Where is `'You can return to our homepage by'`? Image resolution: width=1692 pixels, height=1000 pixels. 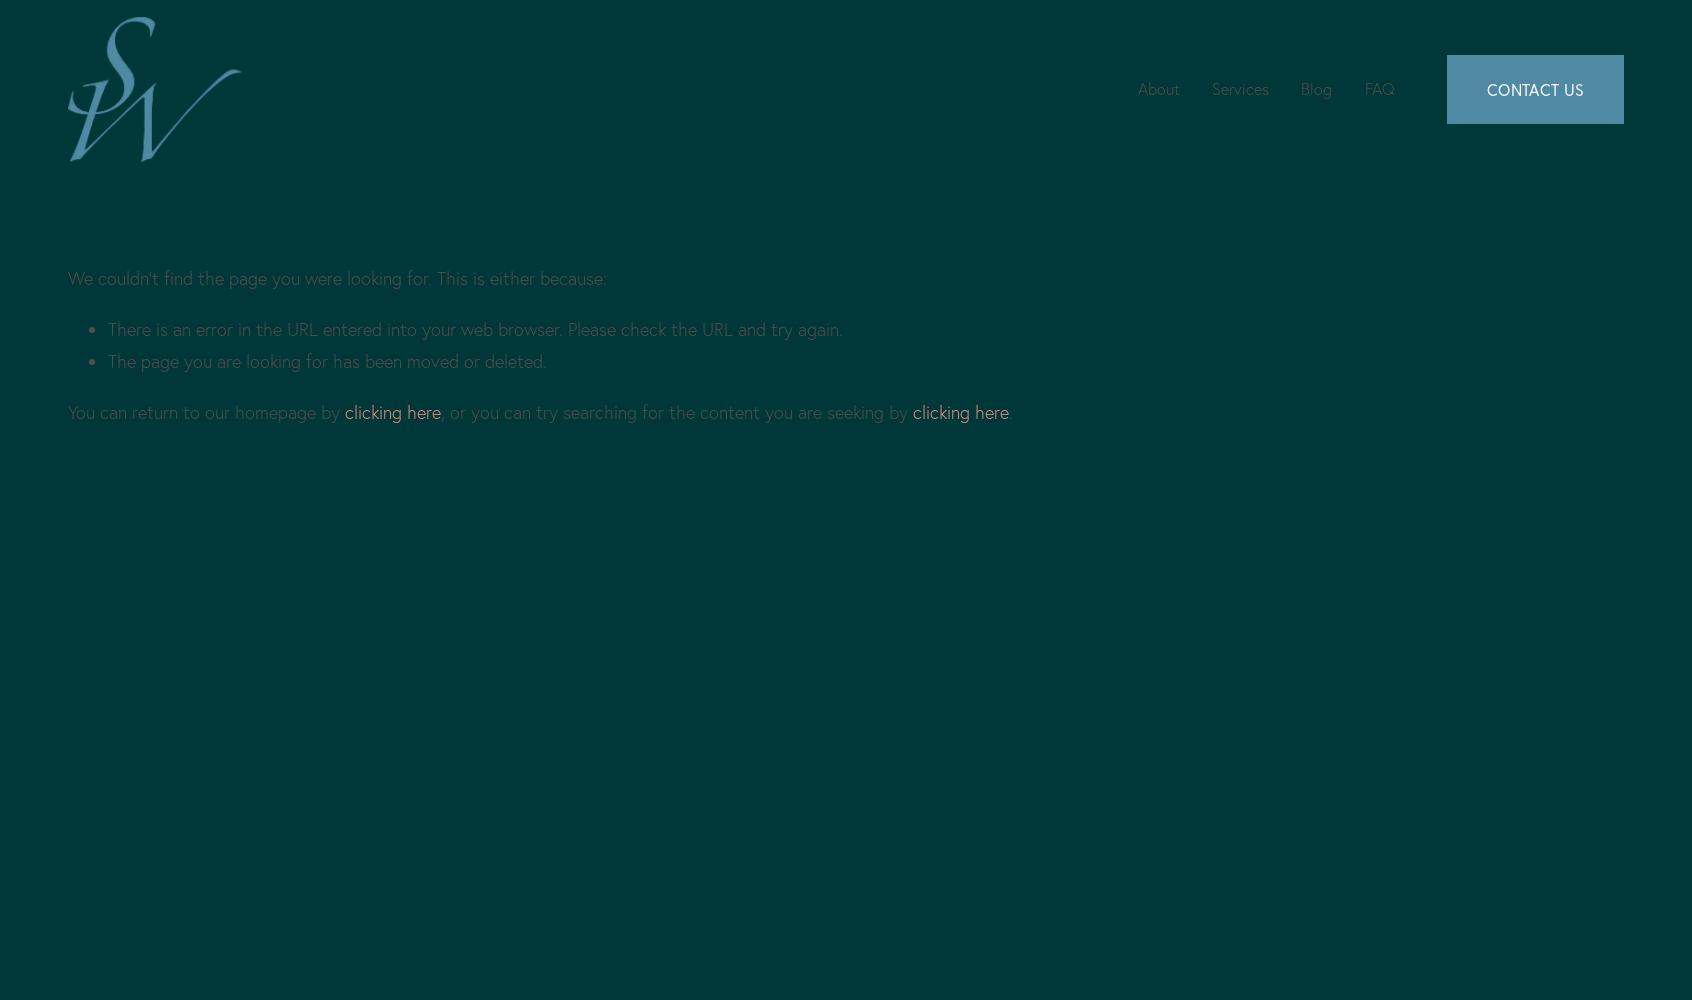 'You can return to our homepage by' is located at coordinates (204, 411).